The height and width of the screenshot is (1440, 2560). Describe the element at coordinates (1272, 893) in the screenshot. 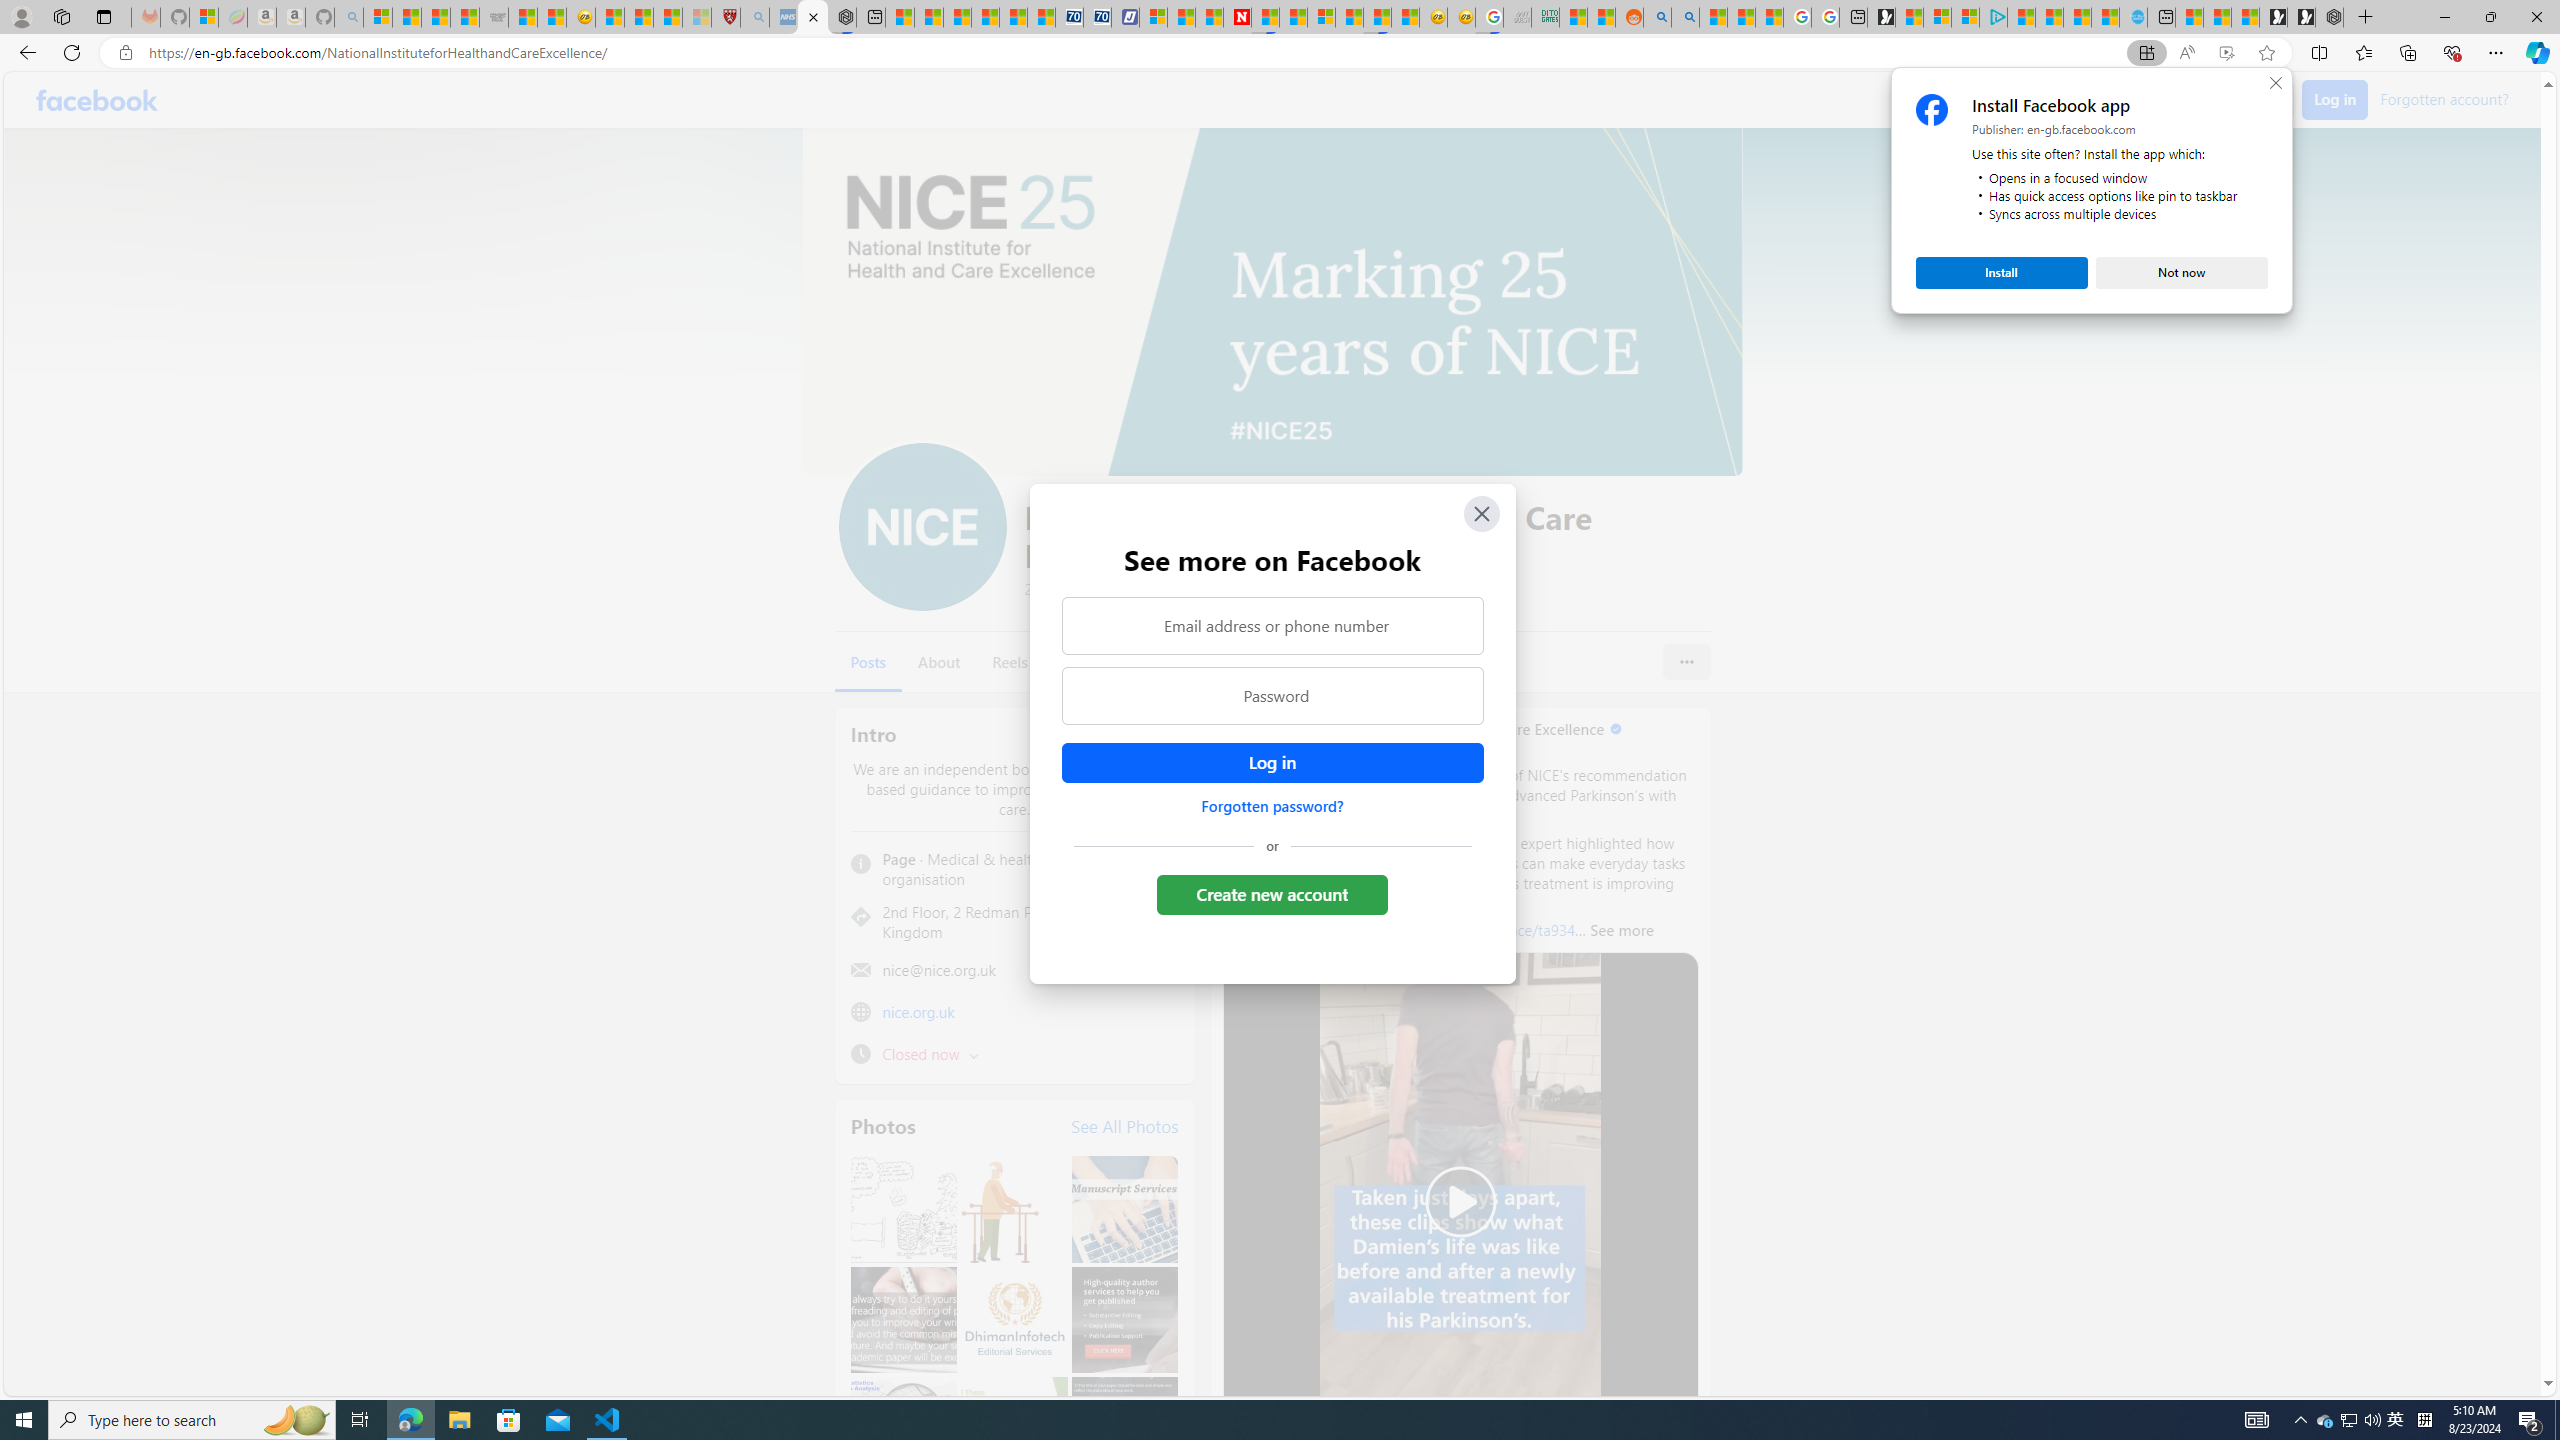

I see `'Create new account'` at that location.